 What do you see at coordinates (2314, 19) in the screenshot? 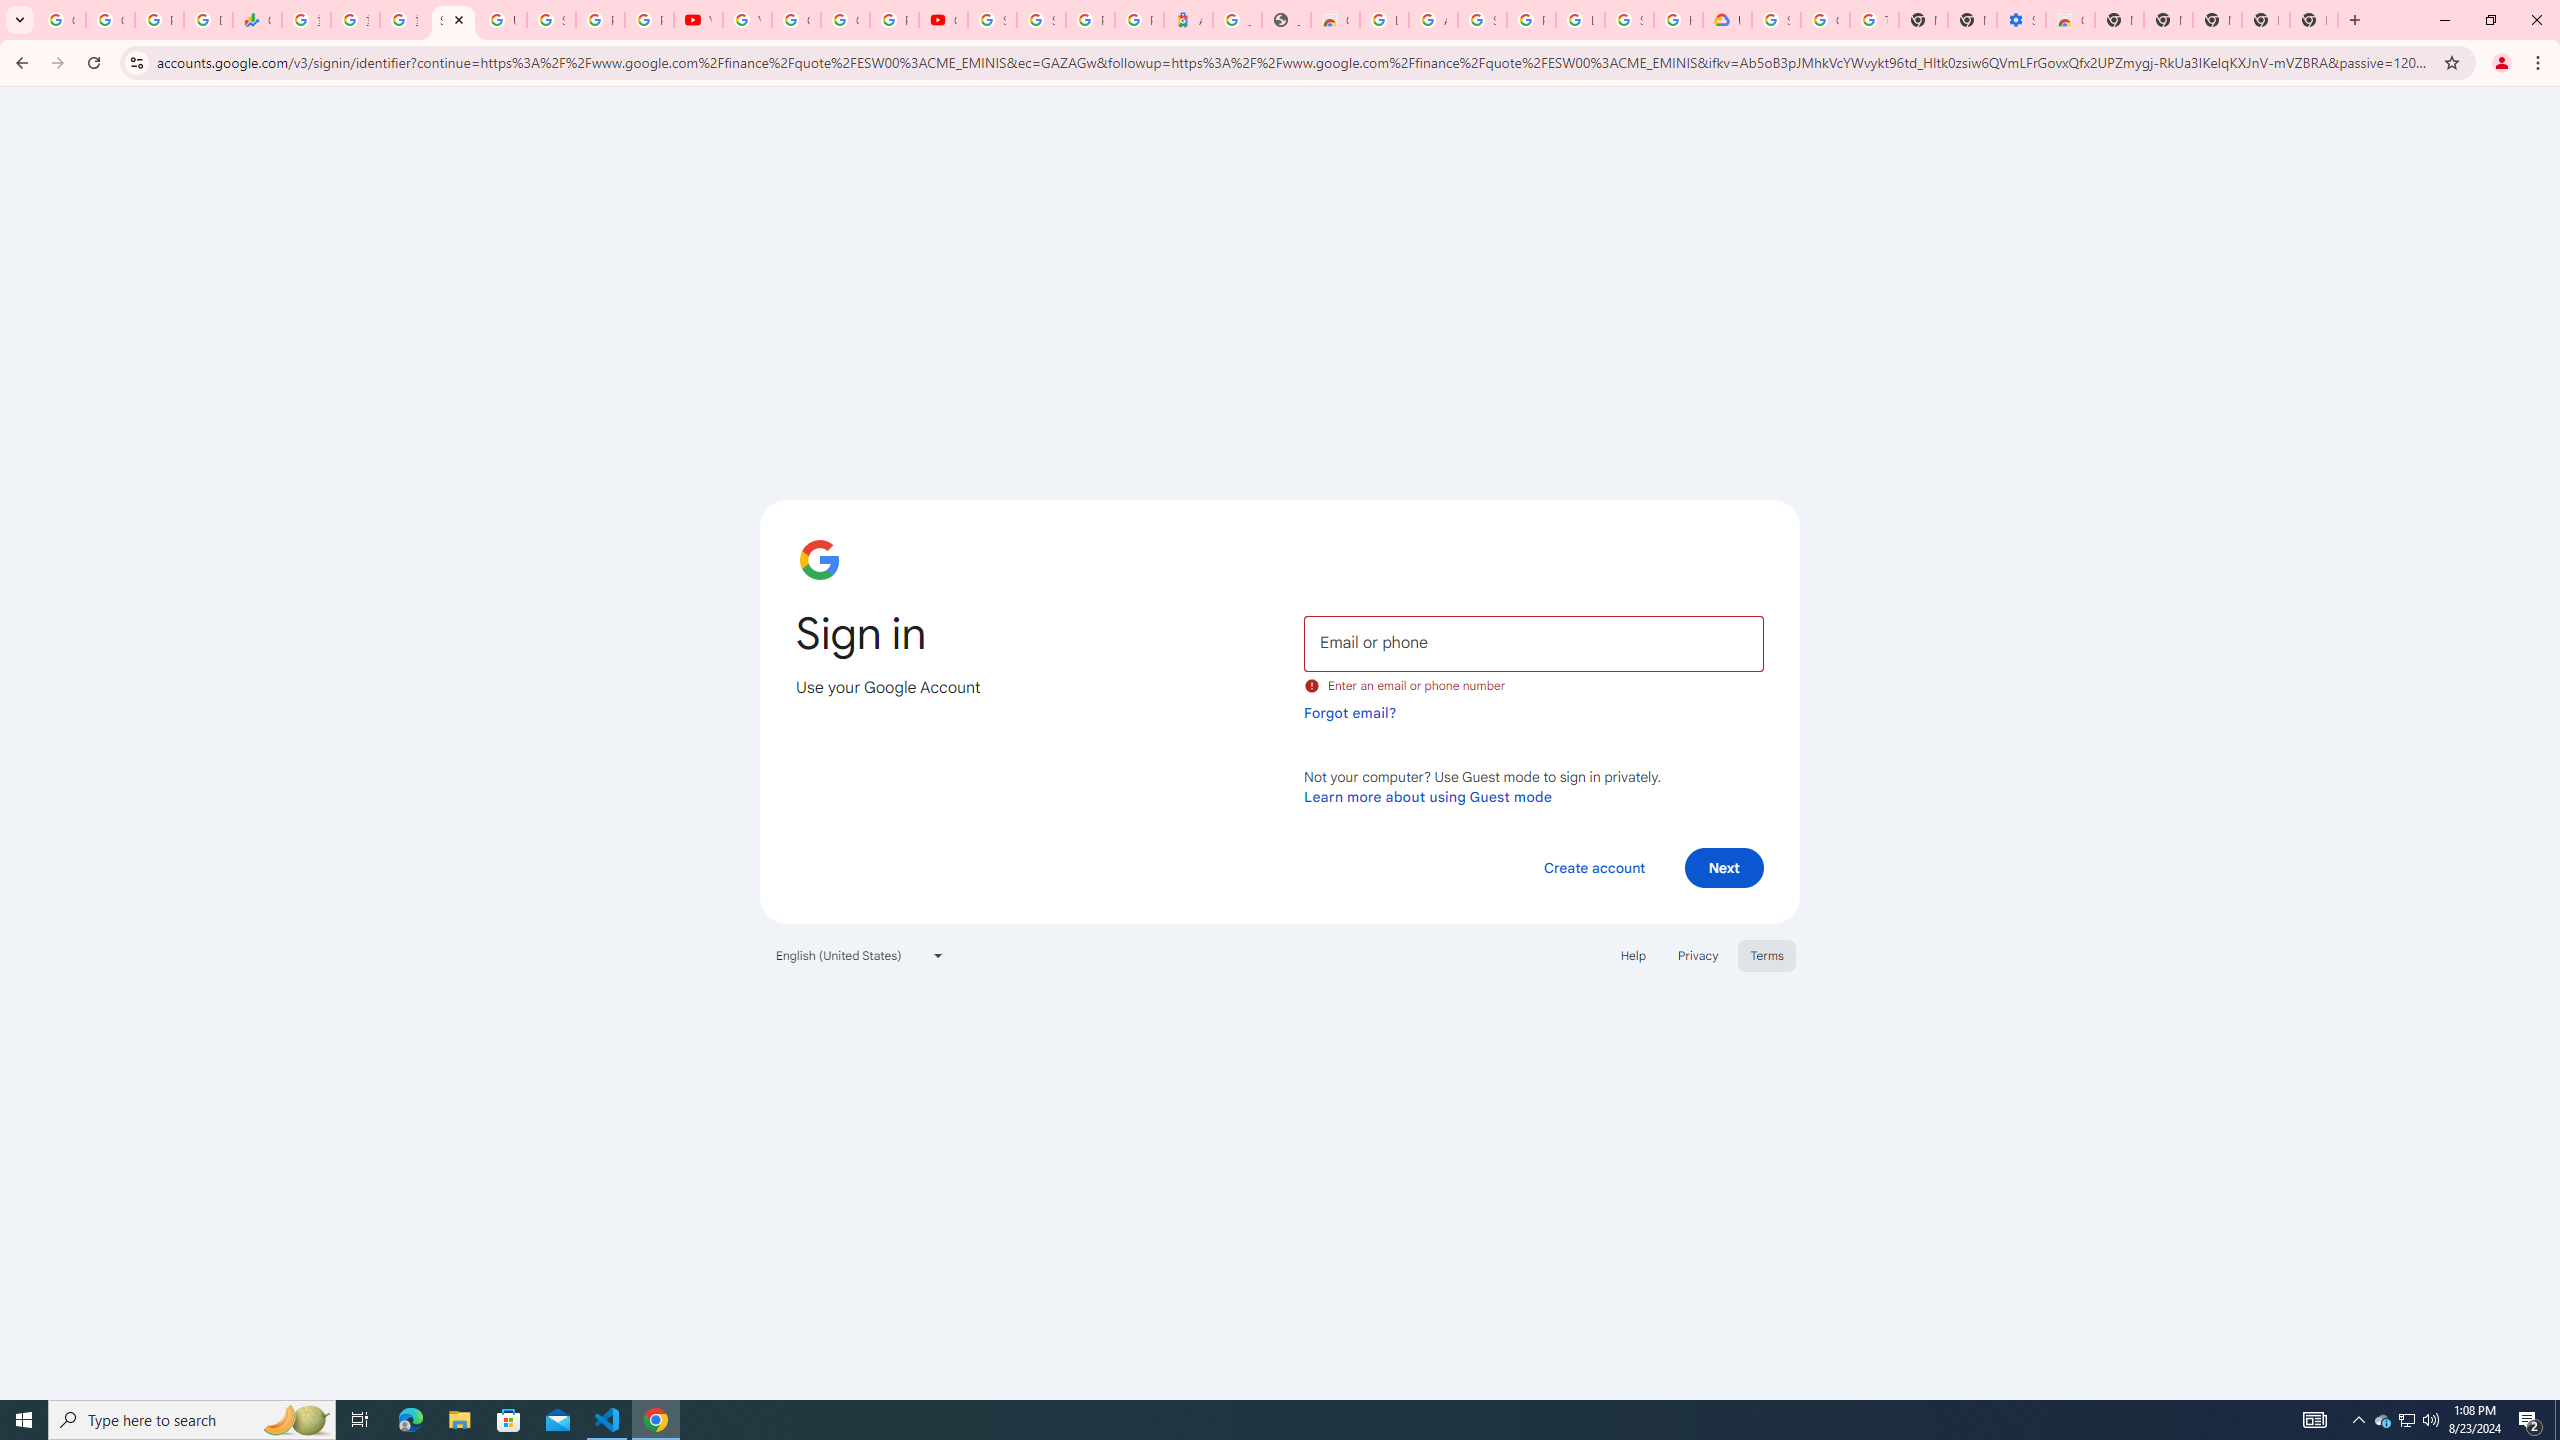
I see `'New Tab'` at bounding box center [2314, 19].